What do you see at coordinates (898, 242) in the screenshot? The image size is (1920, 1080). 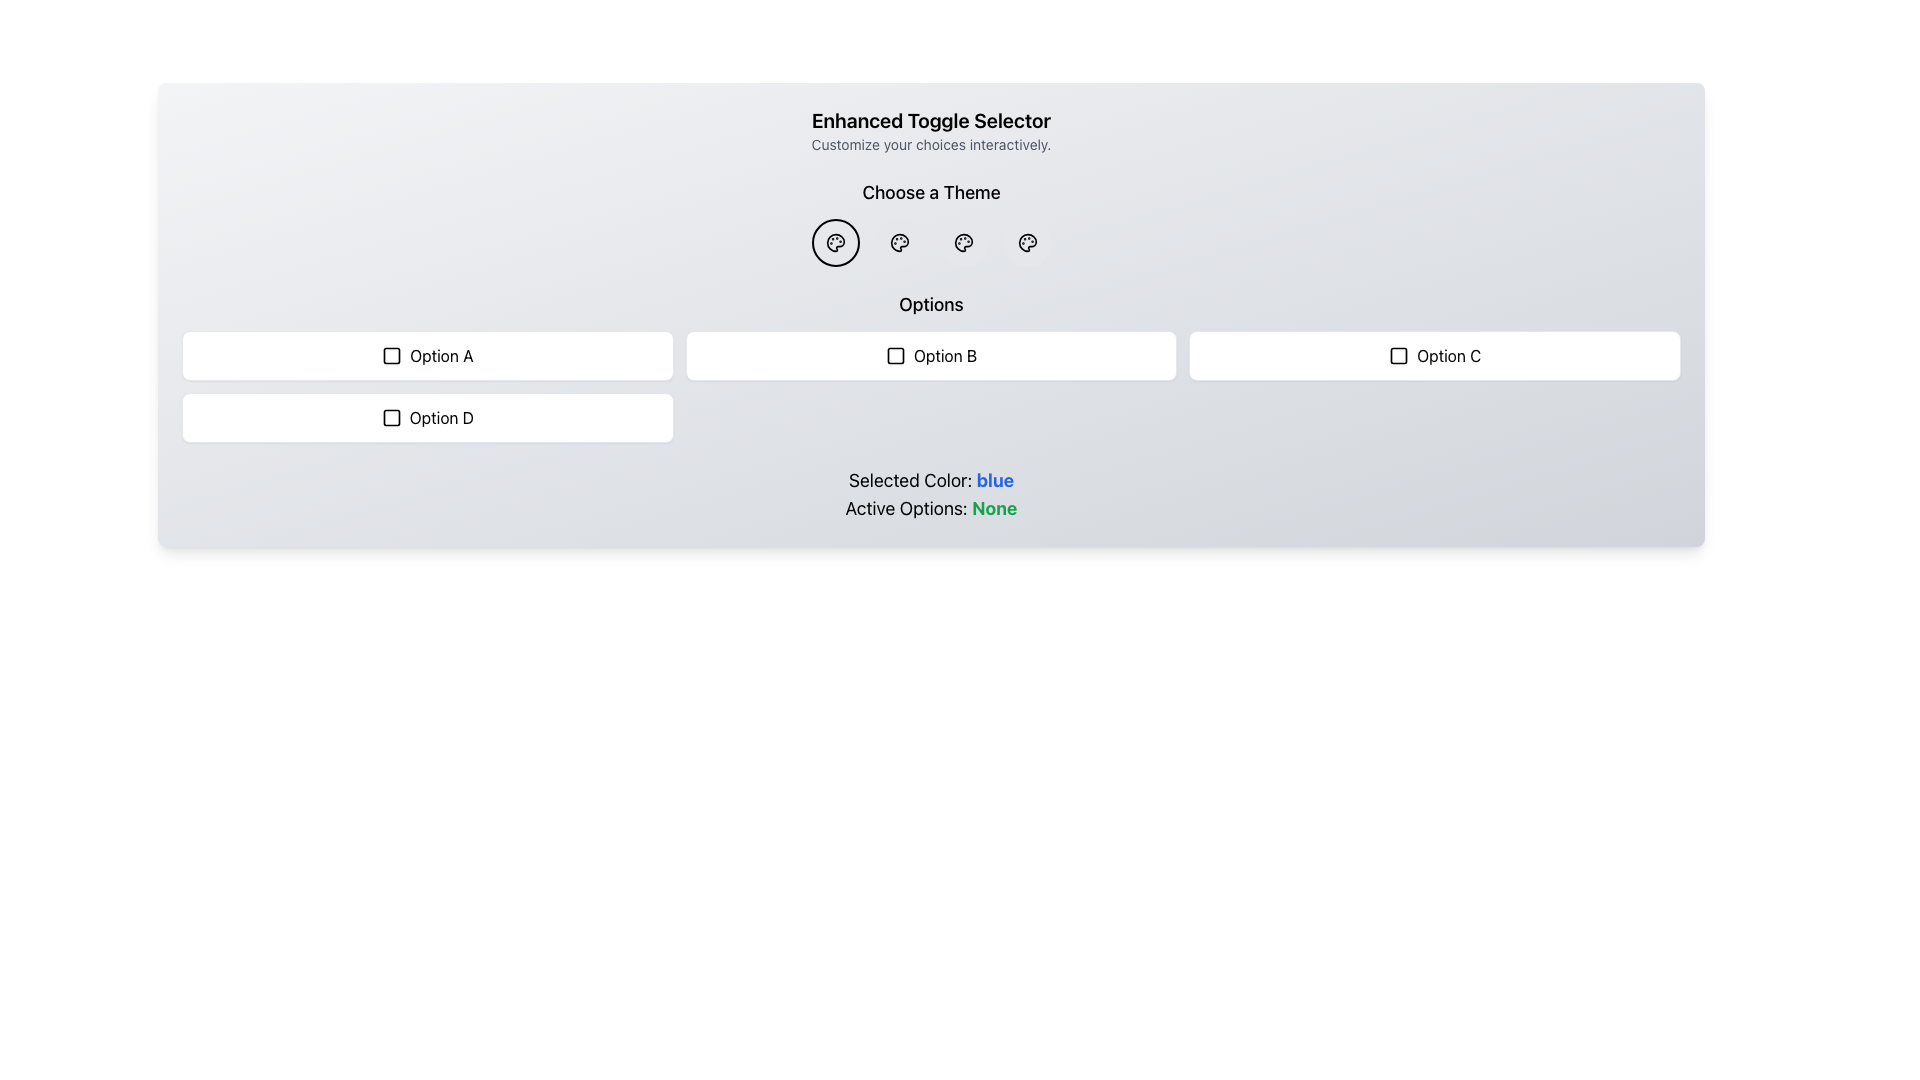 I see `the second button in the horizontal row of selectable circular buttons under the 'Choose a Theme' heading` at bounding box center [898, 242].